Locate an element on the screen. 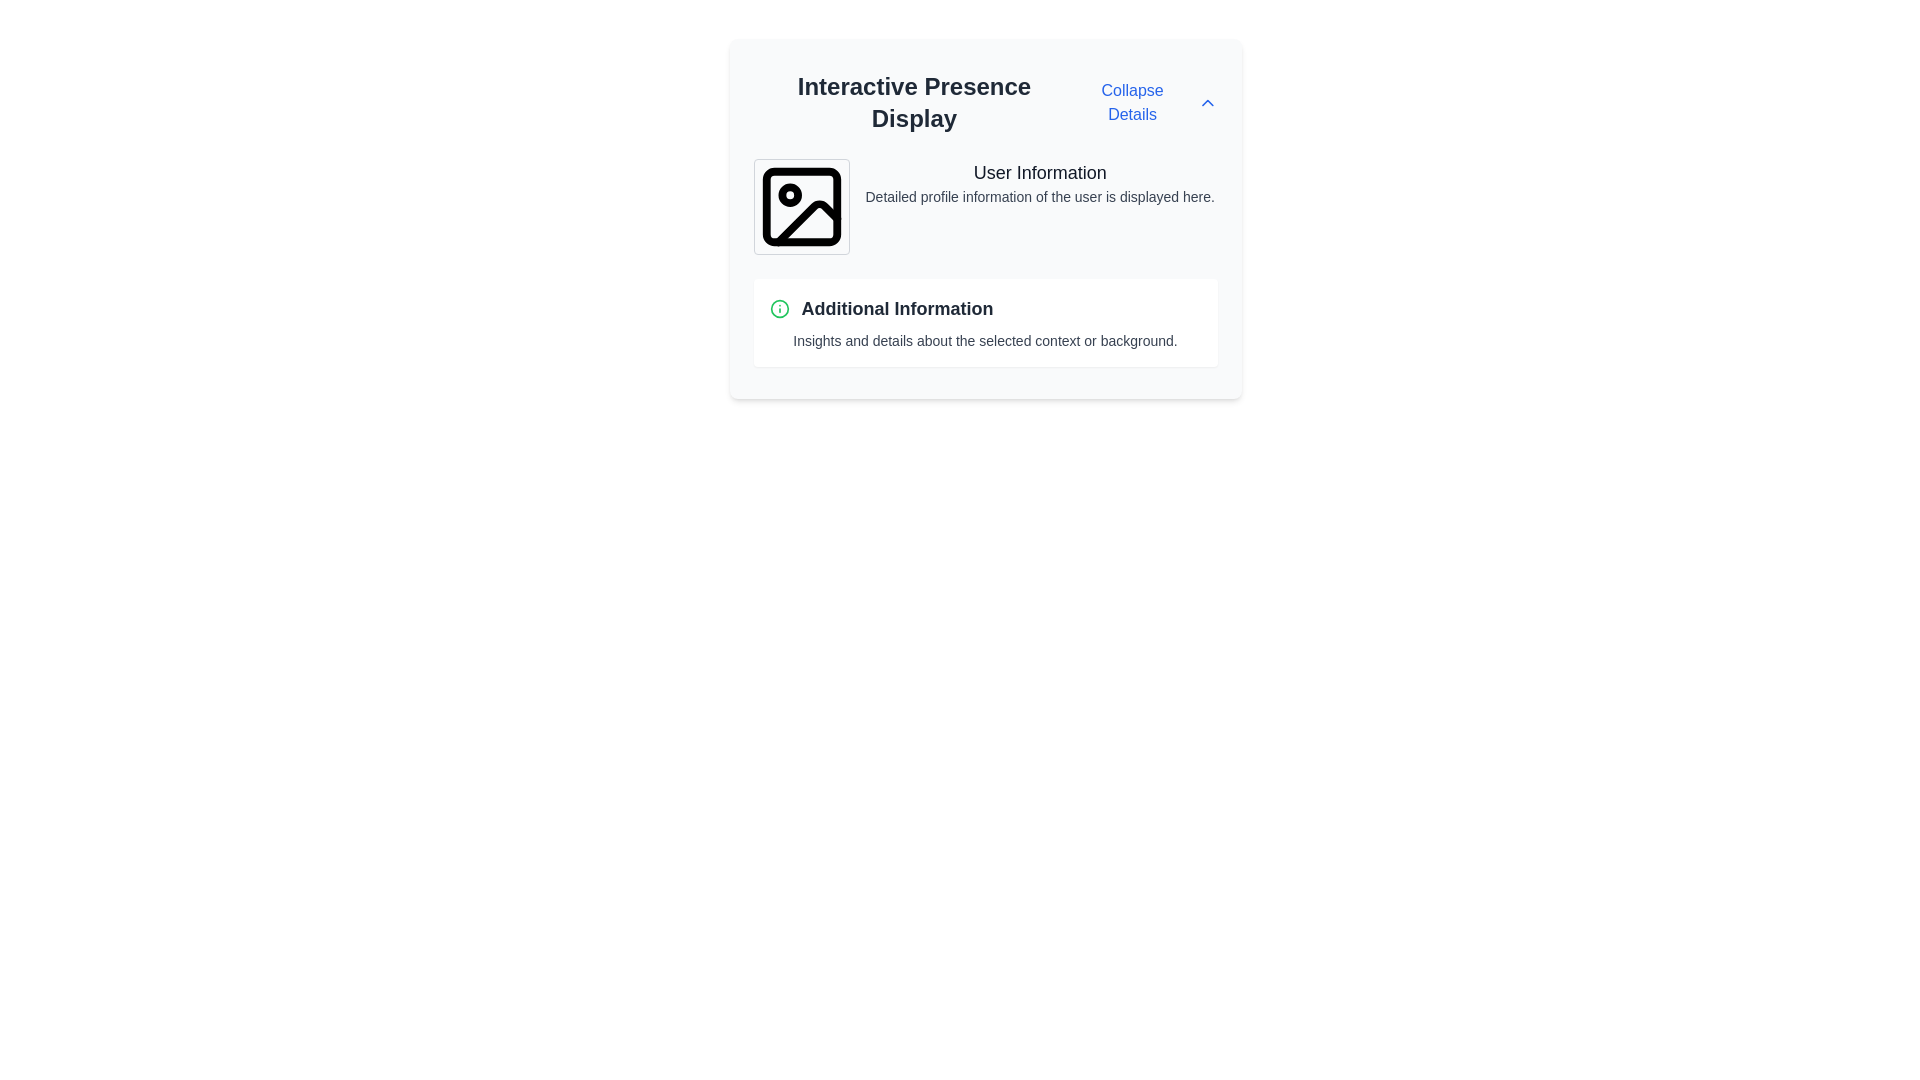  the circular icon with a green outline and black interior, which features a vertical line and a dot above it, located to the left of the text 'Additional Information' is located at coordinates (778, 308).